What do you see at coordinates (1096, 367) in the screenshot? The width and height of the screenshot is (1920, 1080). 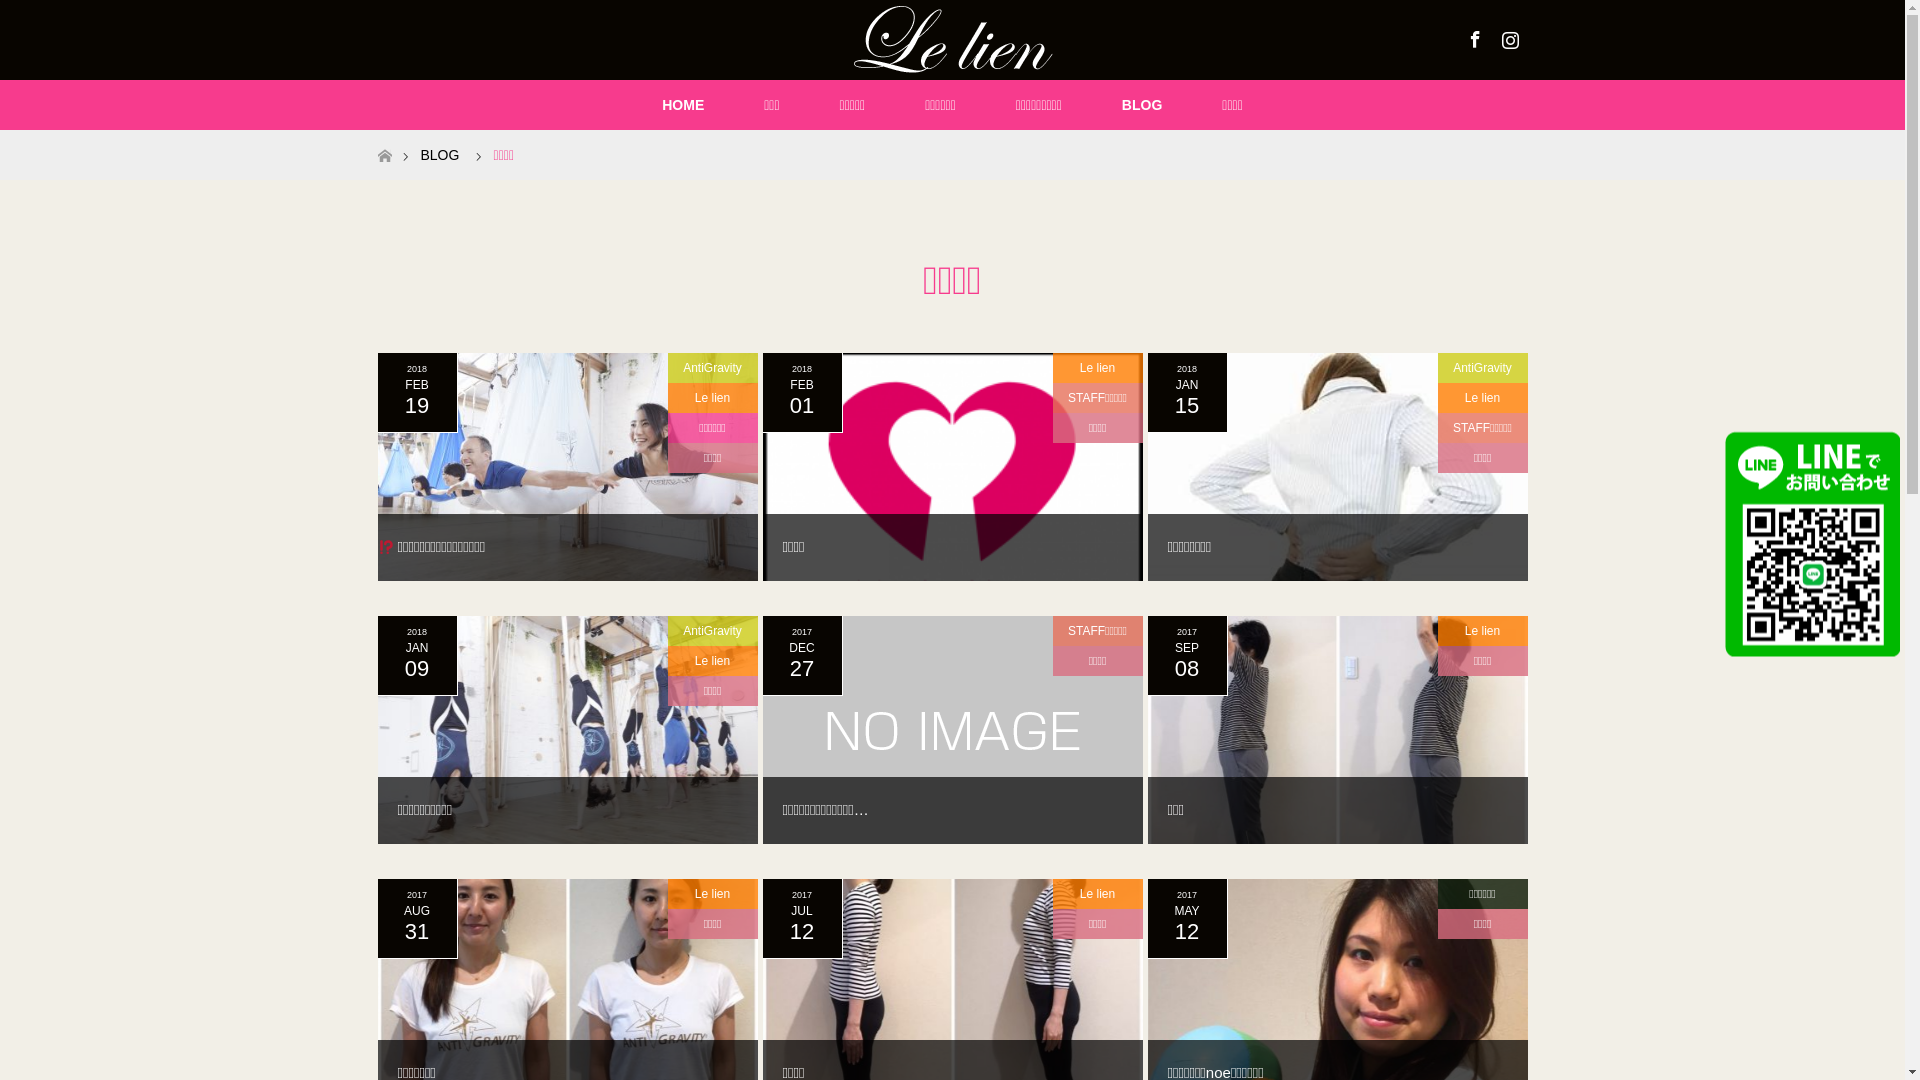 I see `'Le lien'` at bounding box center [1096, 367].